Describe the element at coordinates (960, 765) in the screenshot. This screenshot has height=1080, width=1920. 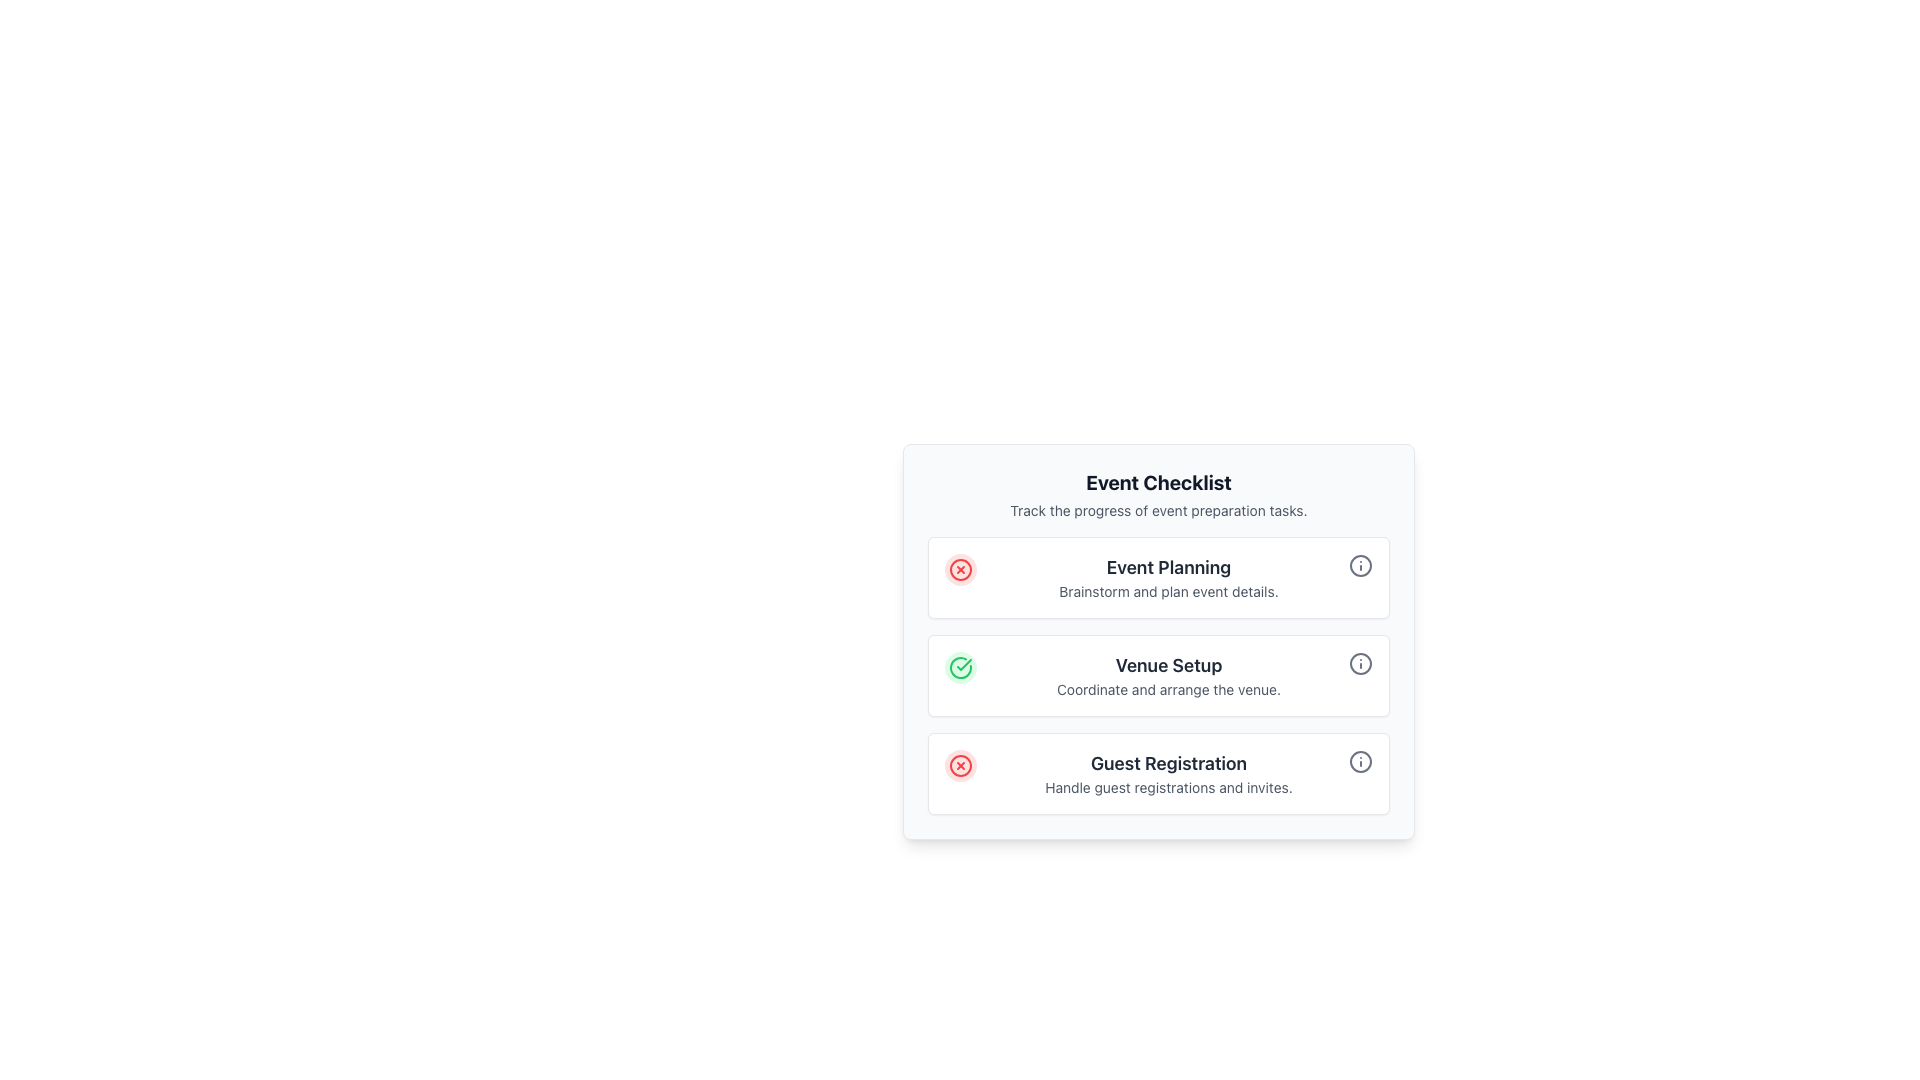
I see `the Status Indicator Circle that signals an incomplete or negative state for the Guest Registration task, located on the left side of the horizontal layout next to textual labels` at that location.